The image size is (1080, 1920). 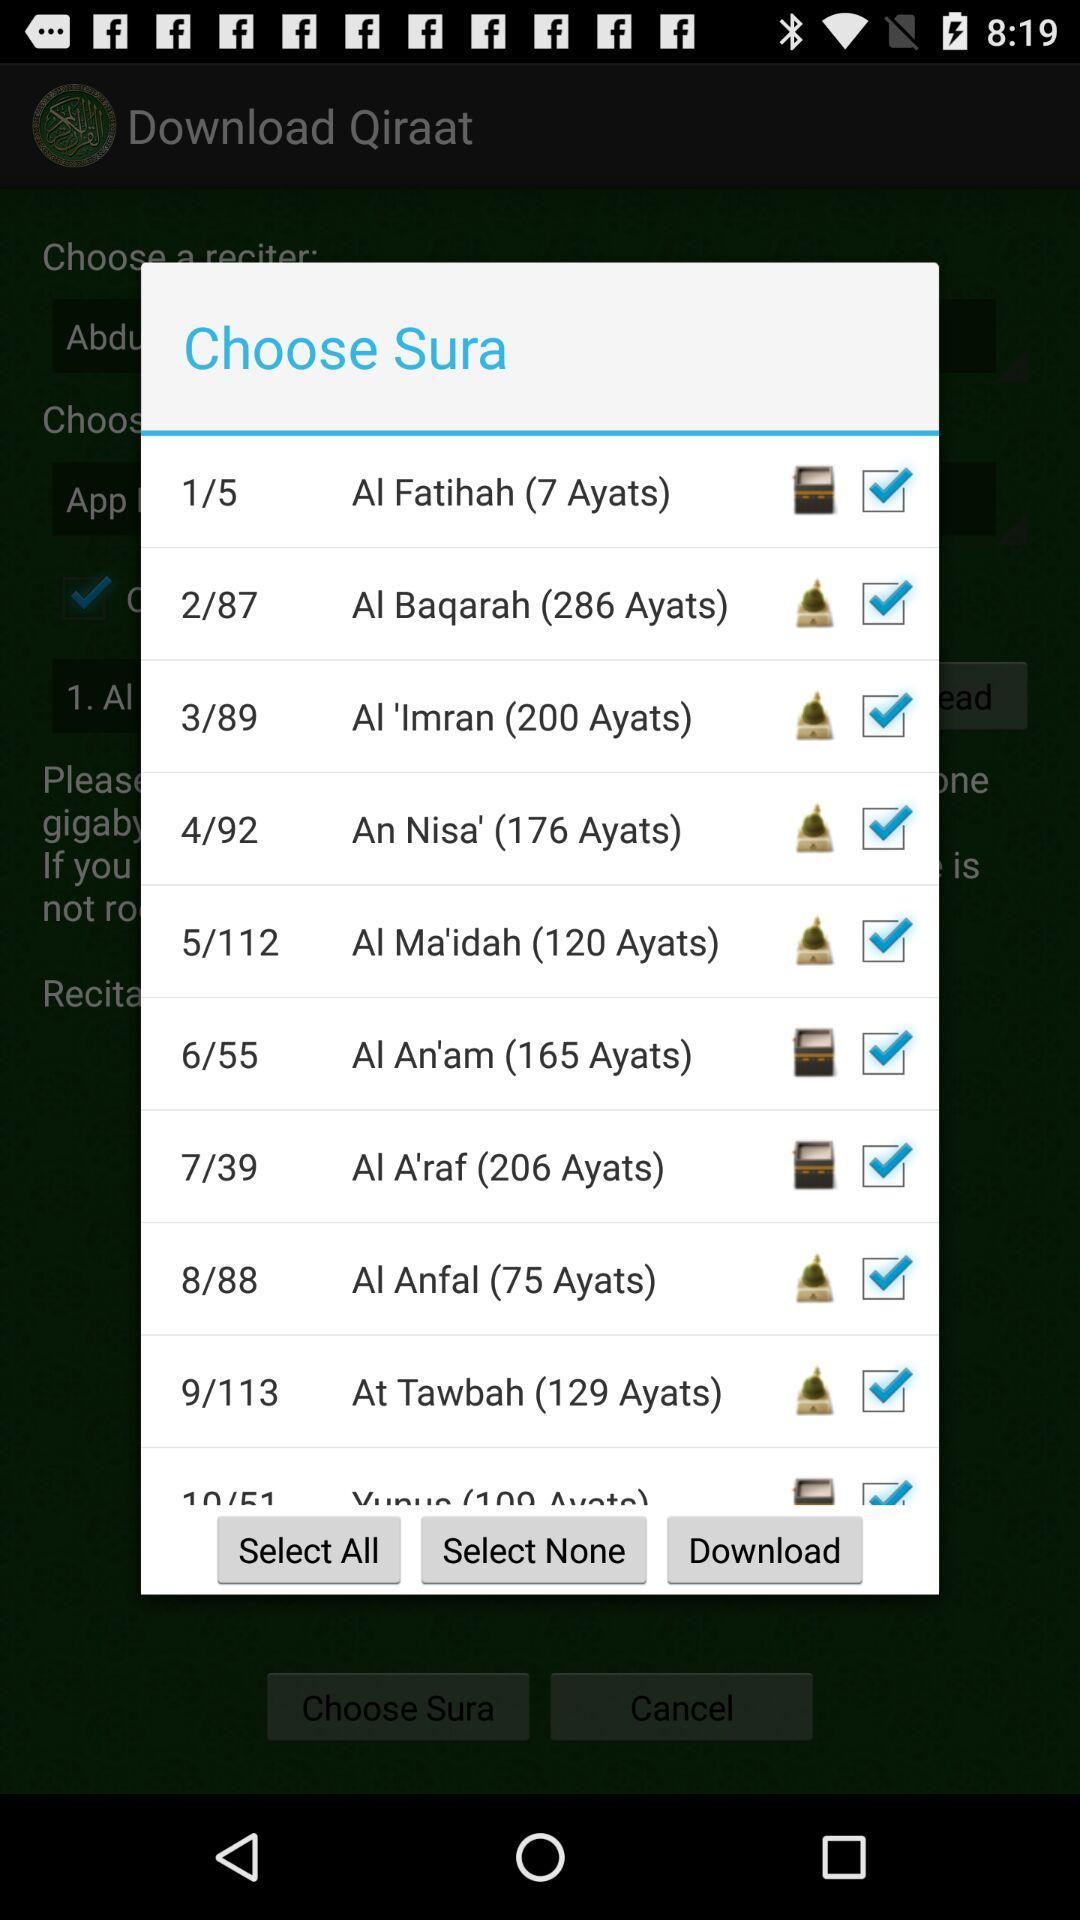 I want to click on the icon to the left of the al an am item, so click(x=252, y=1052).